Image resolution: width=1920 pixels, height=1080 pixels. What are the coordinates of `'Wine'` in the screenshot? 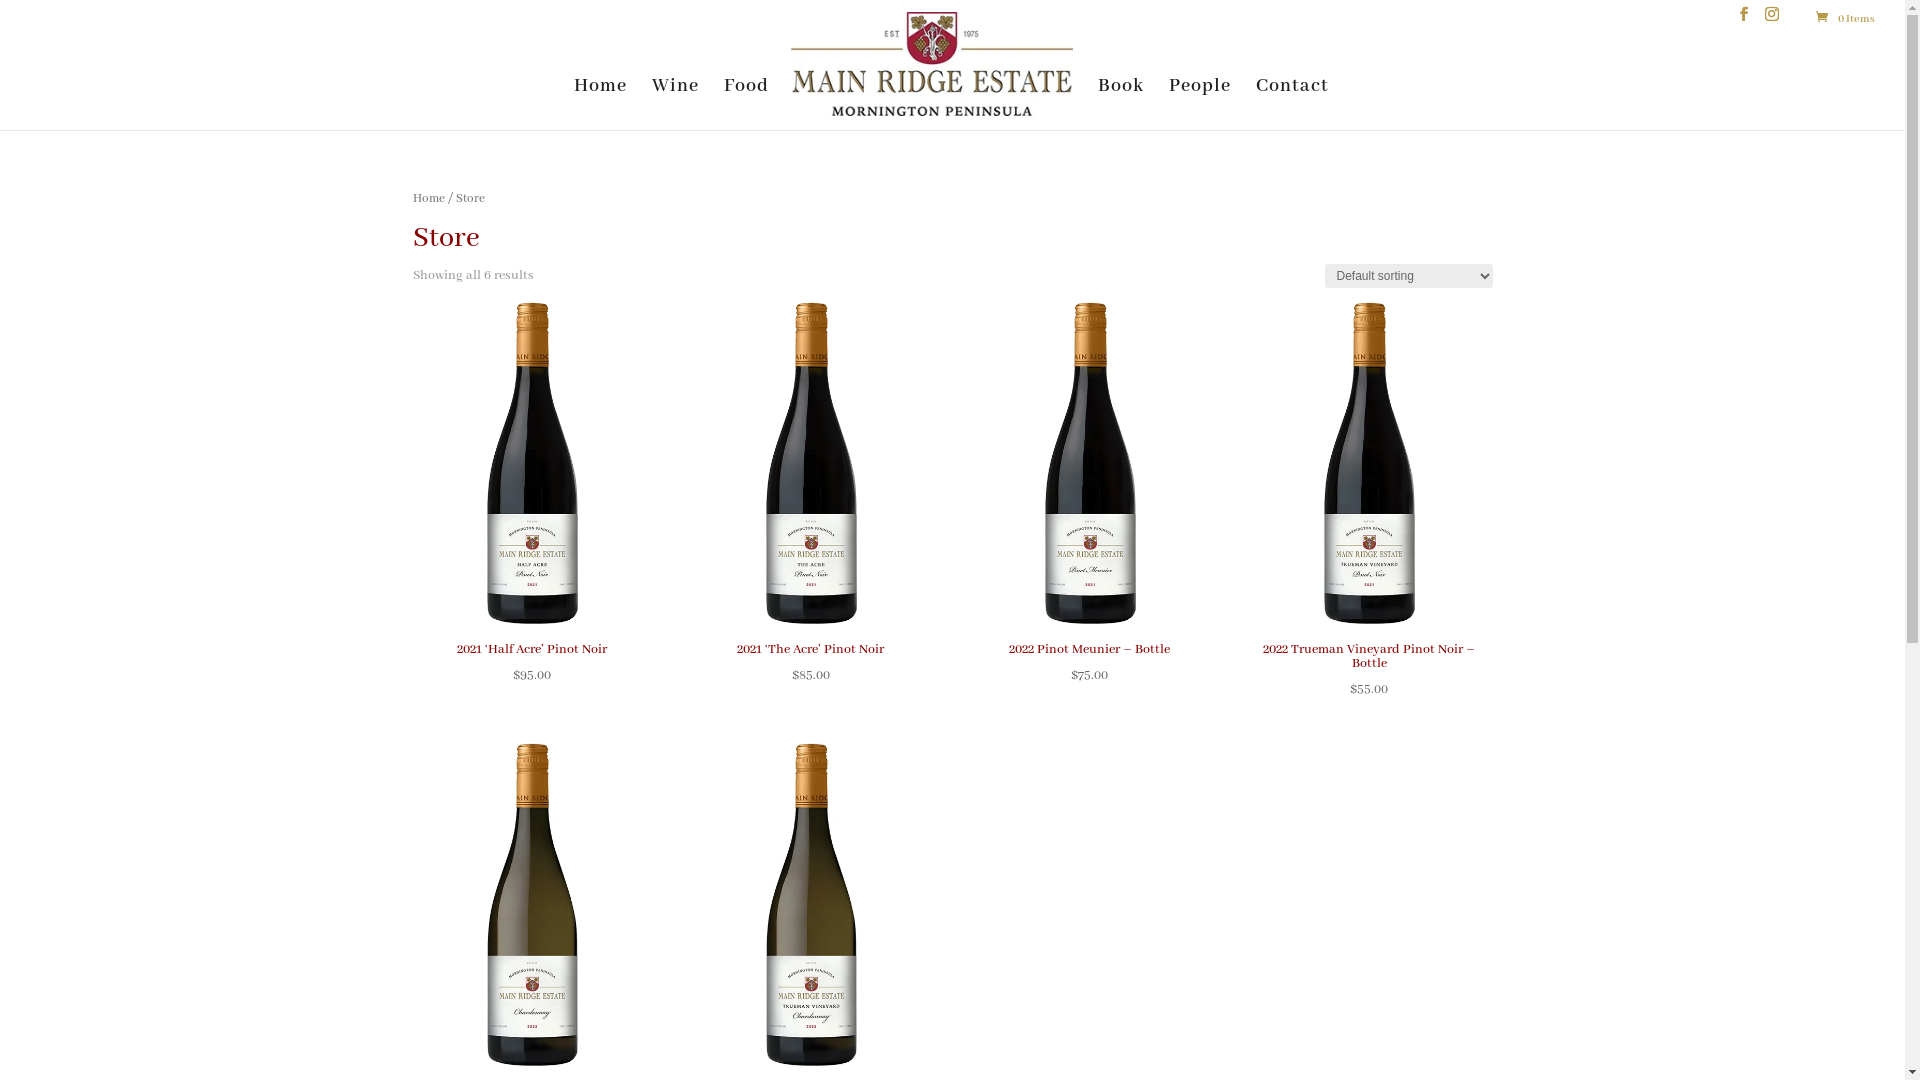 It's located at (675, 100).